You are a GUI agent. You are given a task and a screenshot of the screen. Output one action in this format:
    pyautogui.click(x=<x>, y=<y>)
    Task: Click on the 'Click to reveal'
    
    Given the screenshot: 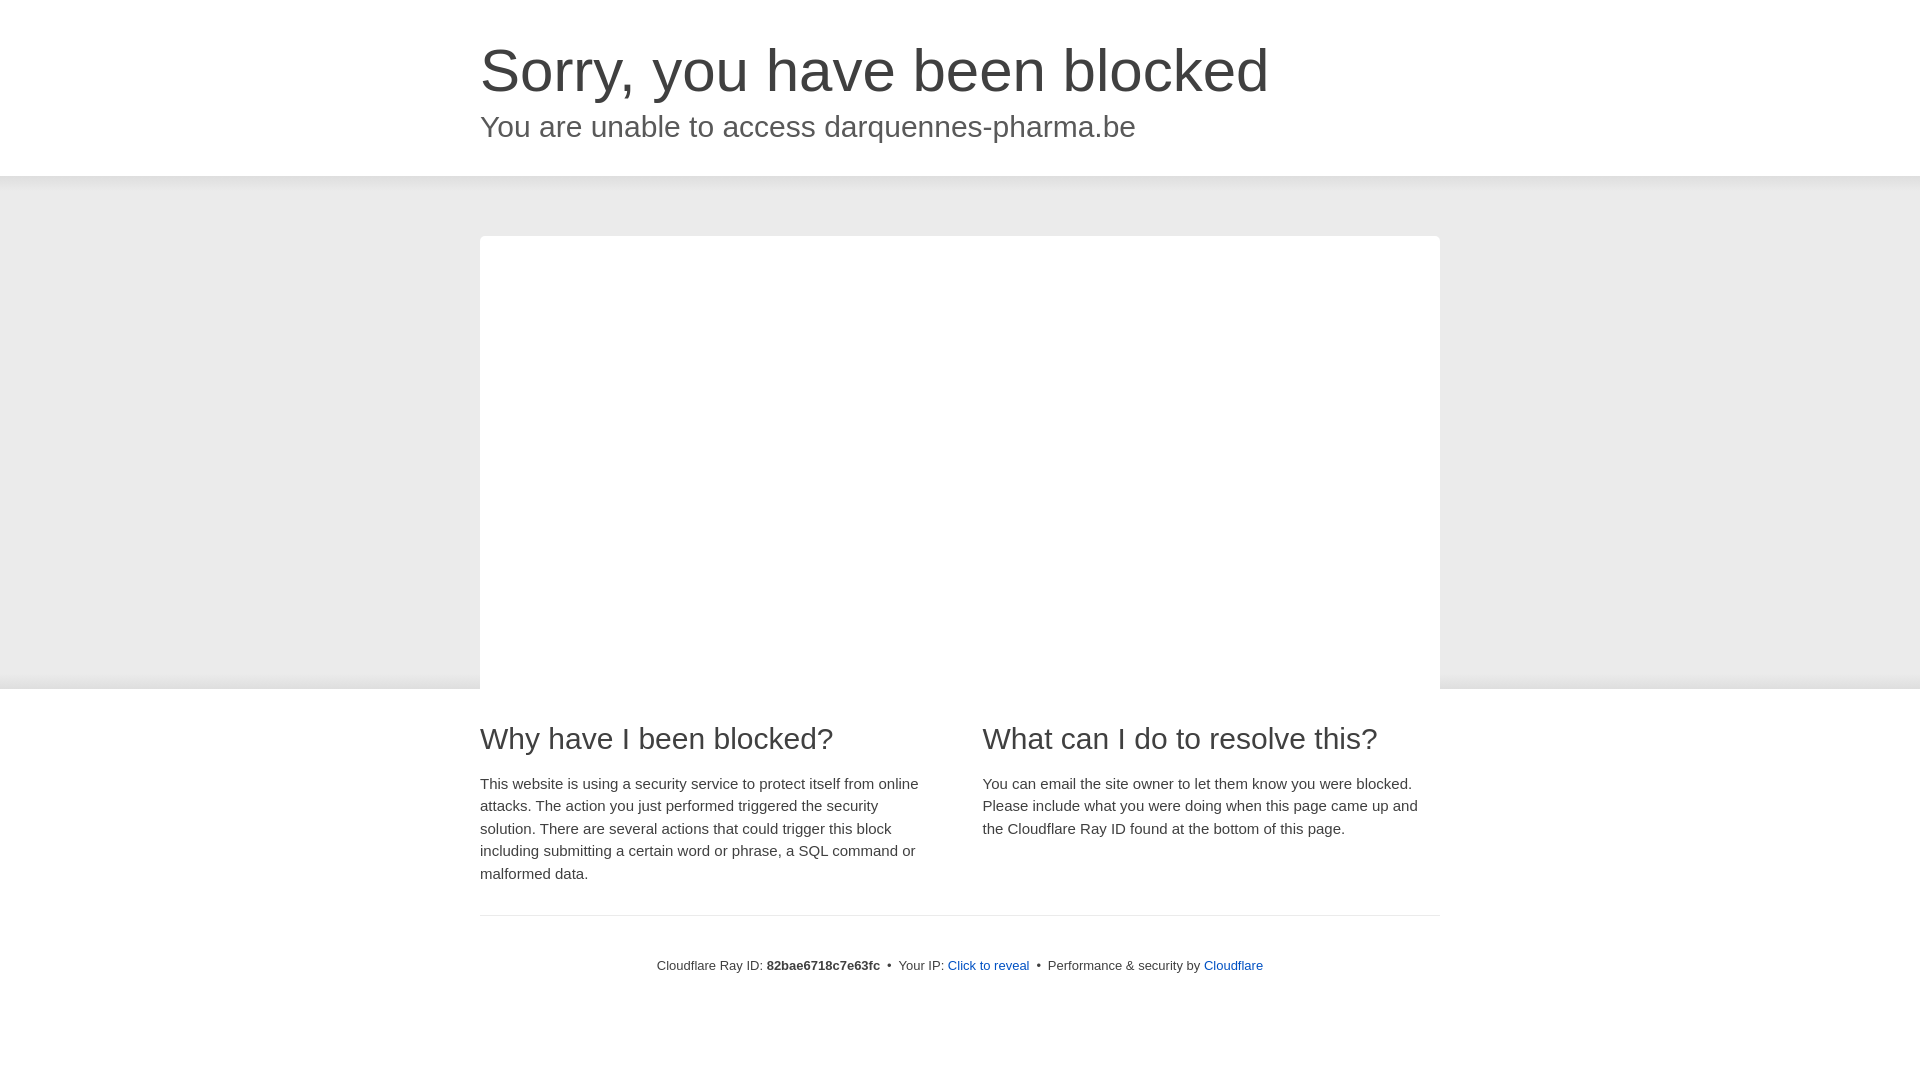 What is the action you would take?
    pyautogui.click(x=988, y=964)
    